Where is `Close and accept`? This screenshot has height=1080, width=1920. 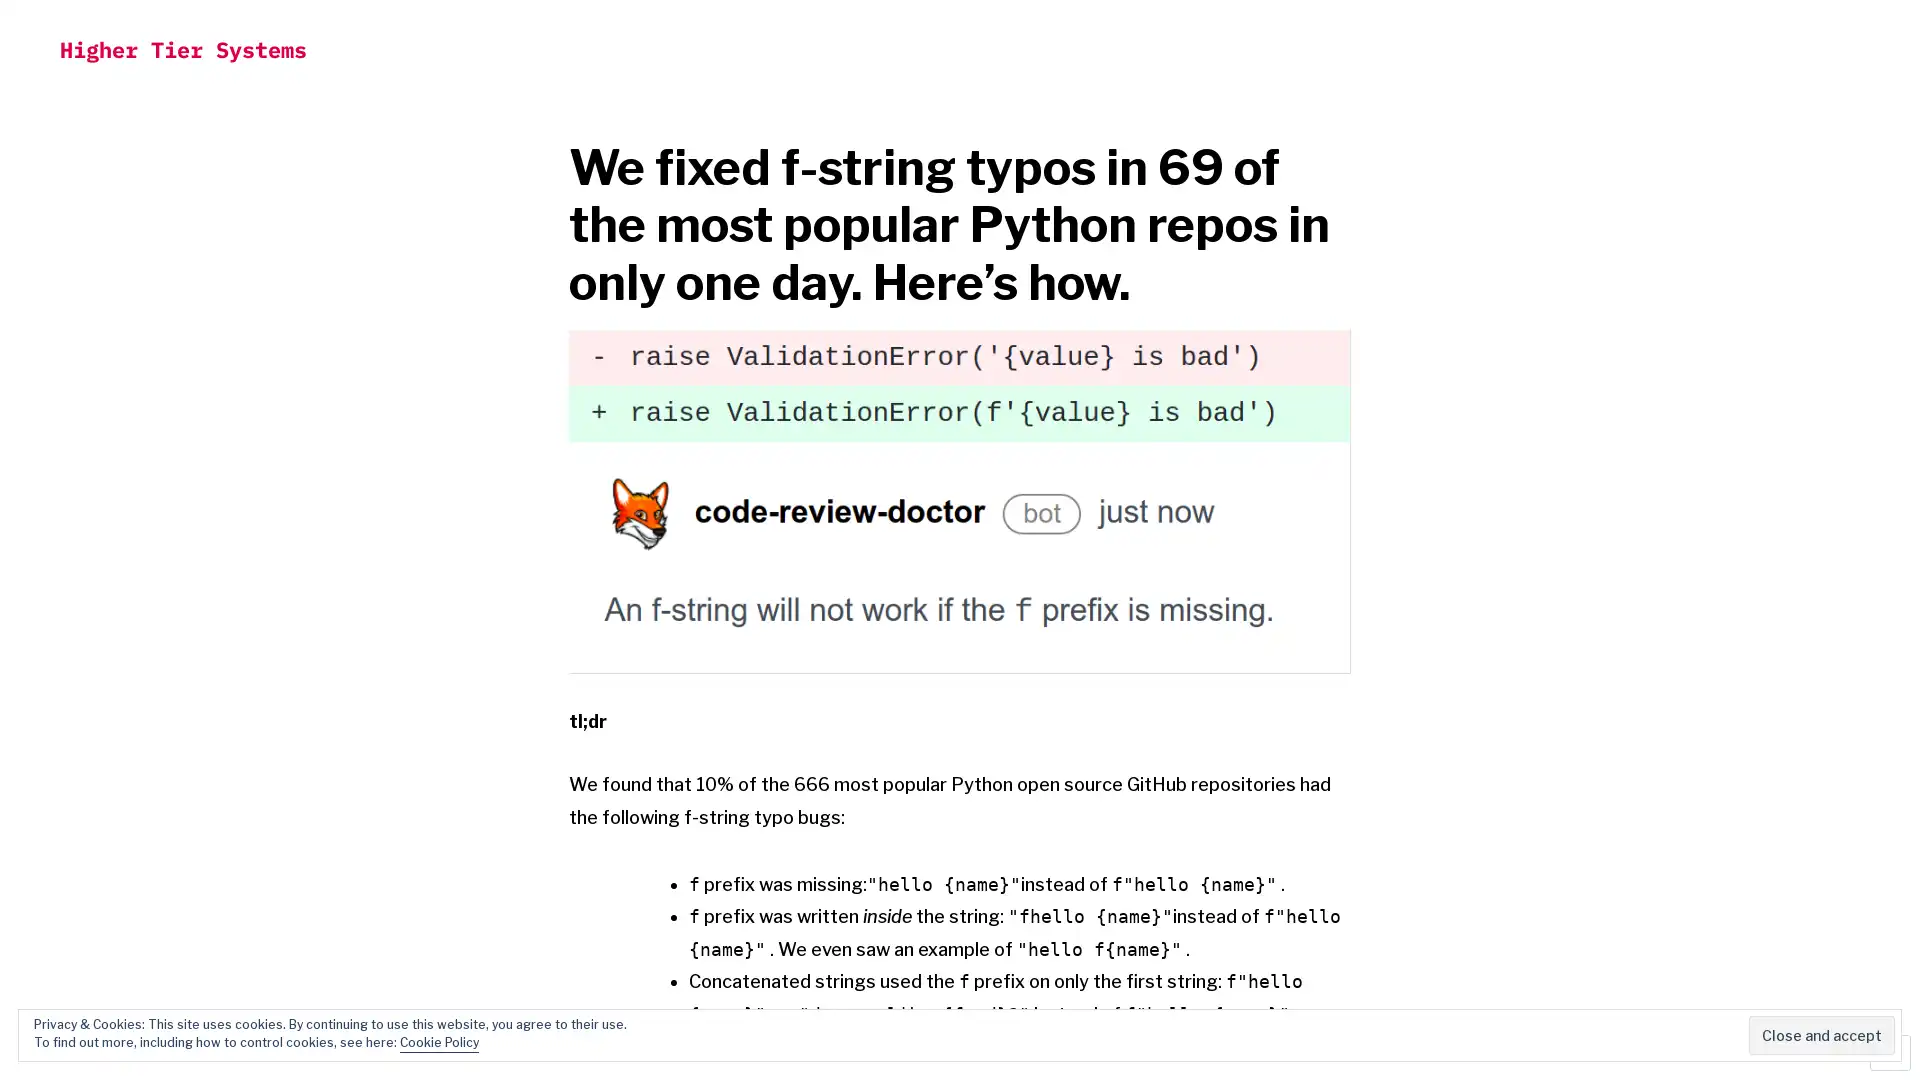 Close and accept is located at coordinates (1822, 1035).